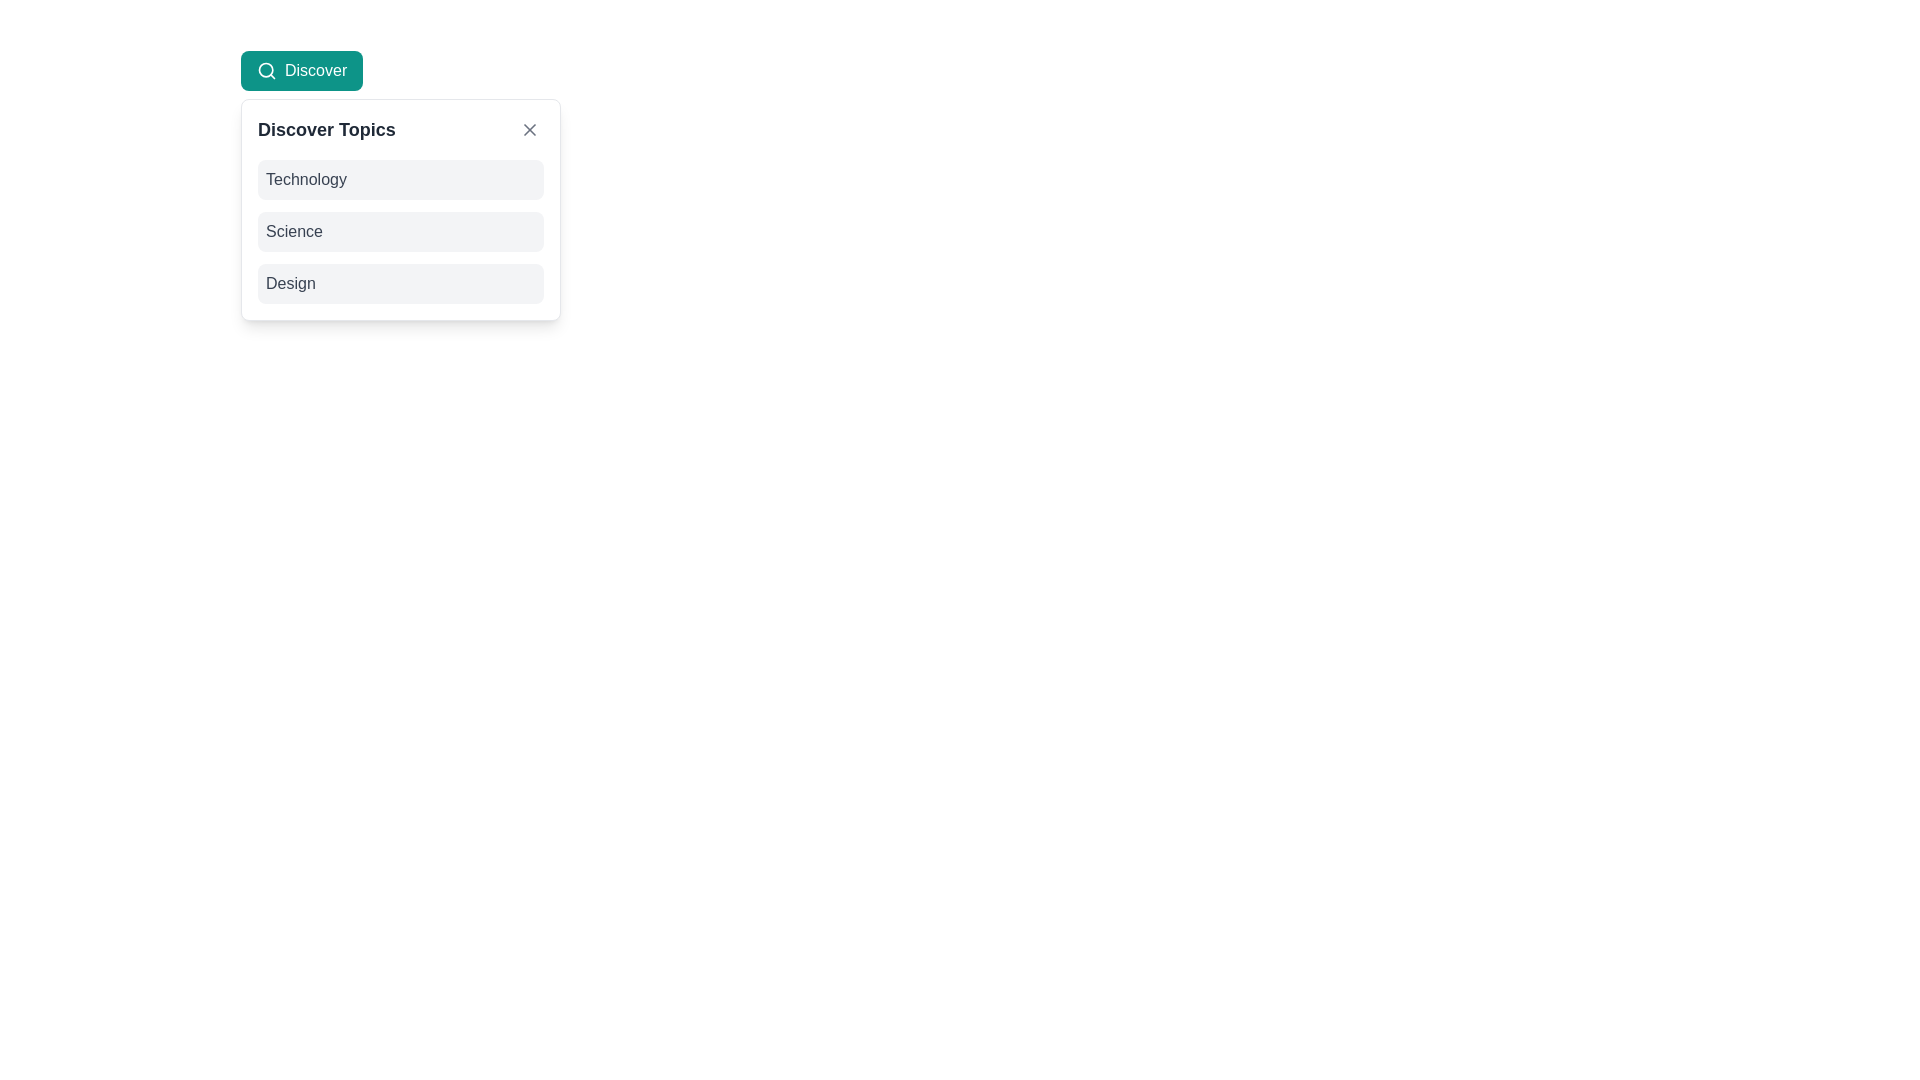 This screenshot has width=1920, height=1080. I want to click on the 'Science' selectable list item, which is the second item in the vertical list under the 'Discover Topics' section, so click(400, 230).